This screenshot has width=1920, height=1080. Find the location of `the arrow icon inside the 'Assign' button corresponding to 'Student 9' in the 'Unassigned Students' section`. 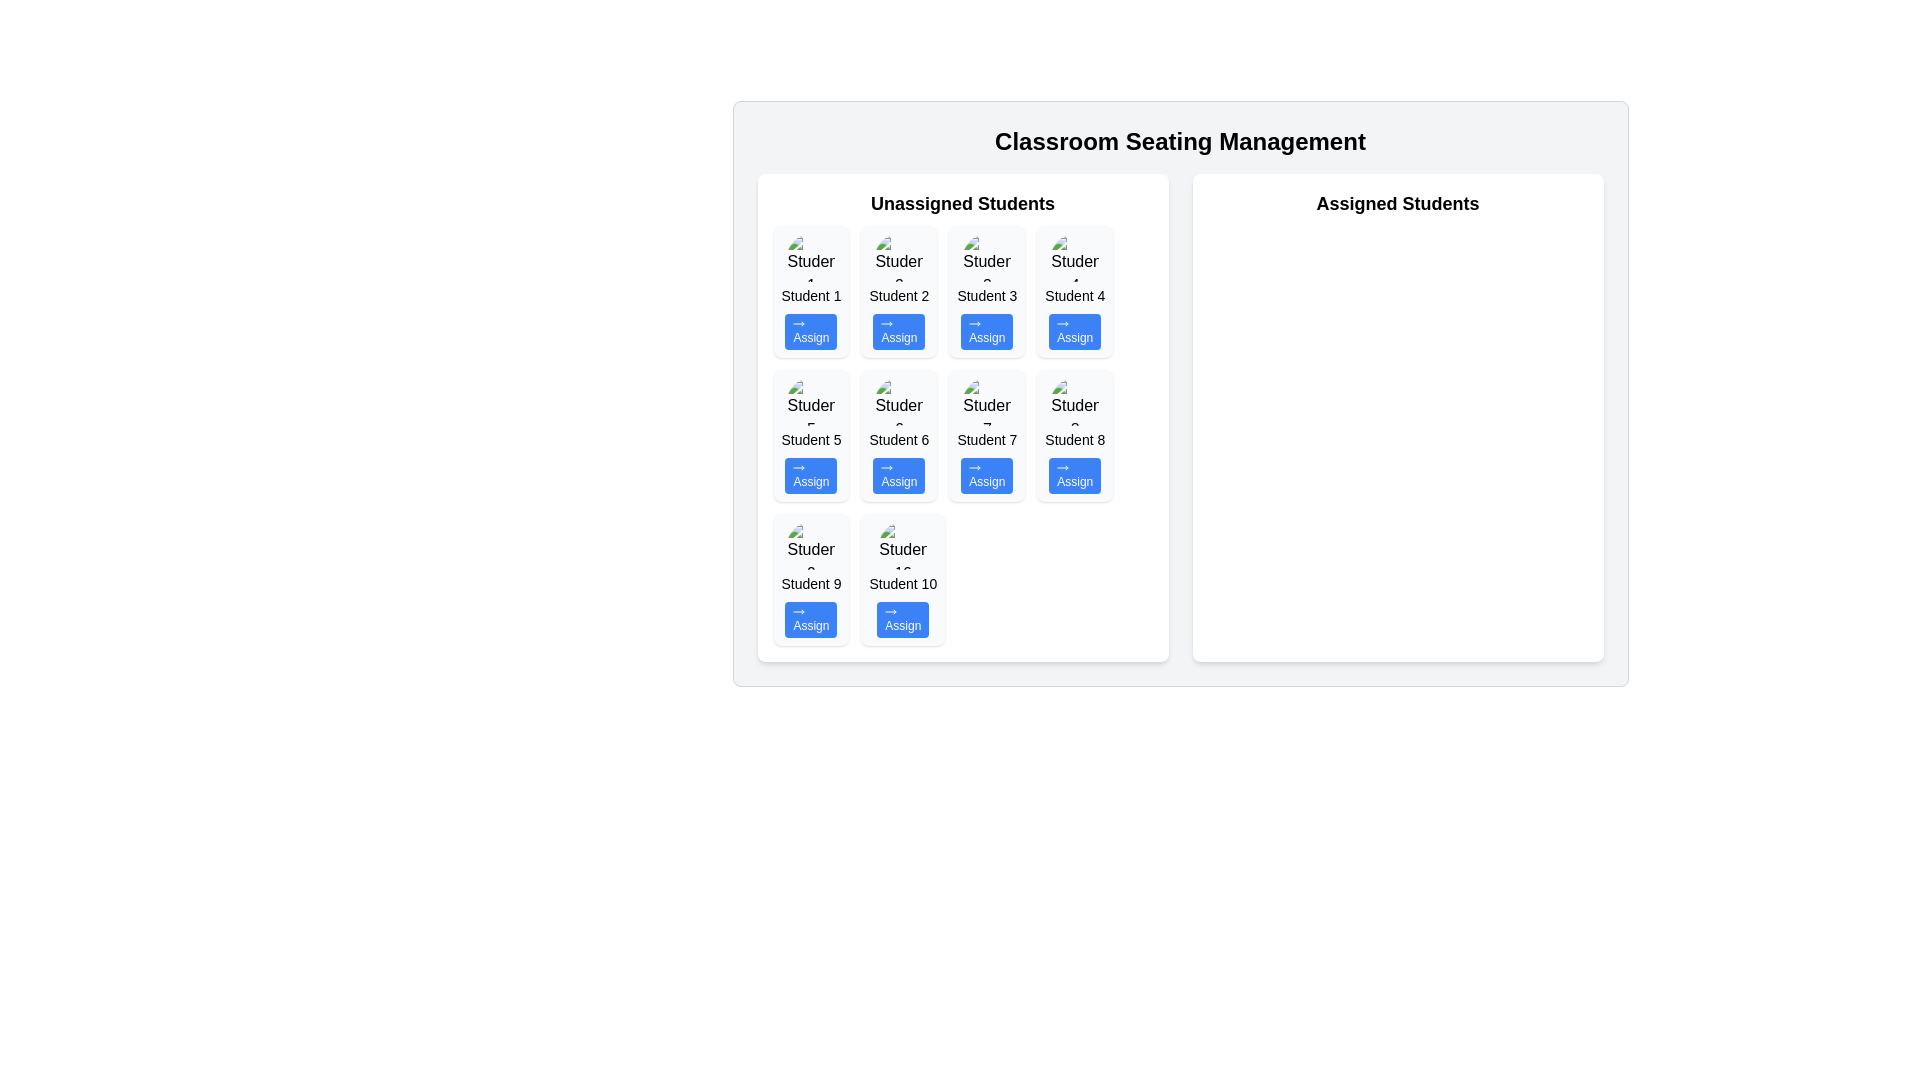

the arrow icon inside the 'Assign' button corresponding to 'Student 9' in the 'Unassigned Students' section is located at coordinates (798, 611).